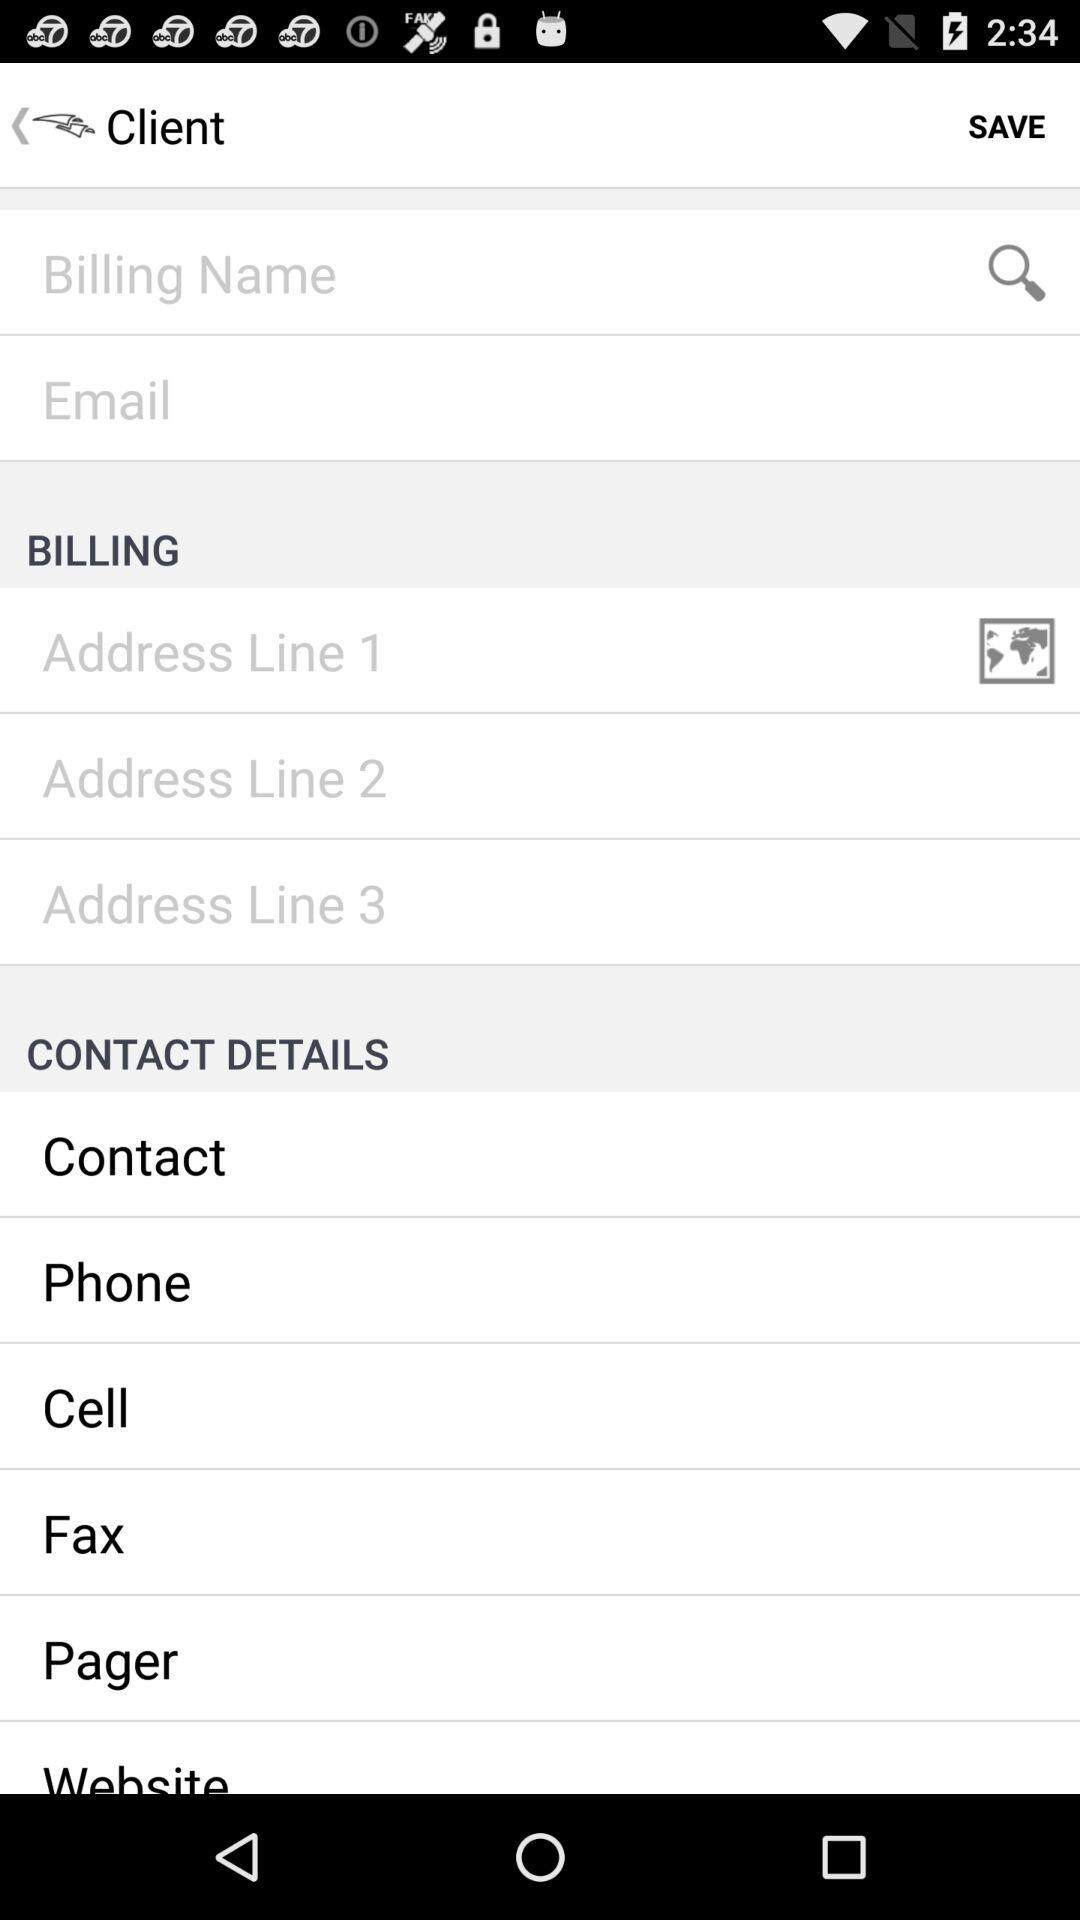  I want to click on contact details fax, so click(540, 1531).